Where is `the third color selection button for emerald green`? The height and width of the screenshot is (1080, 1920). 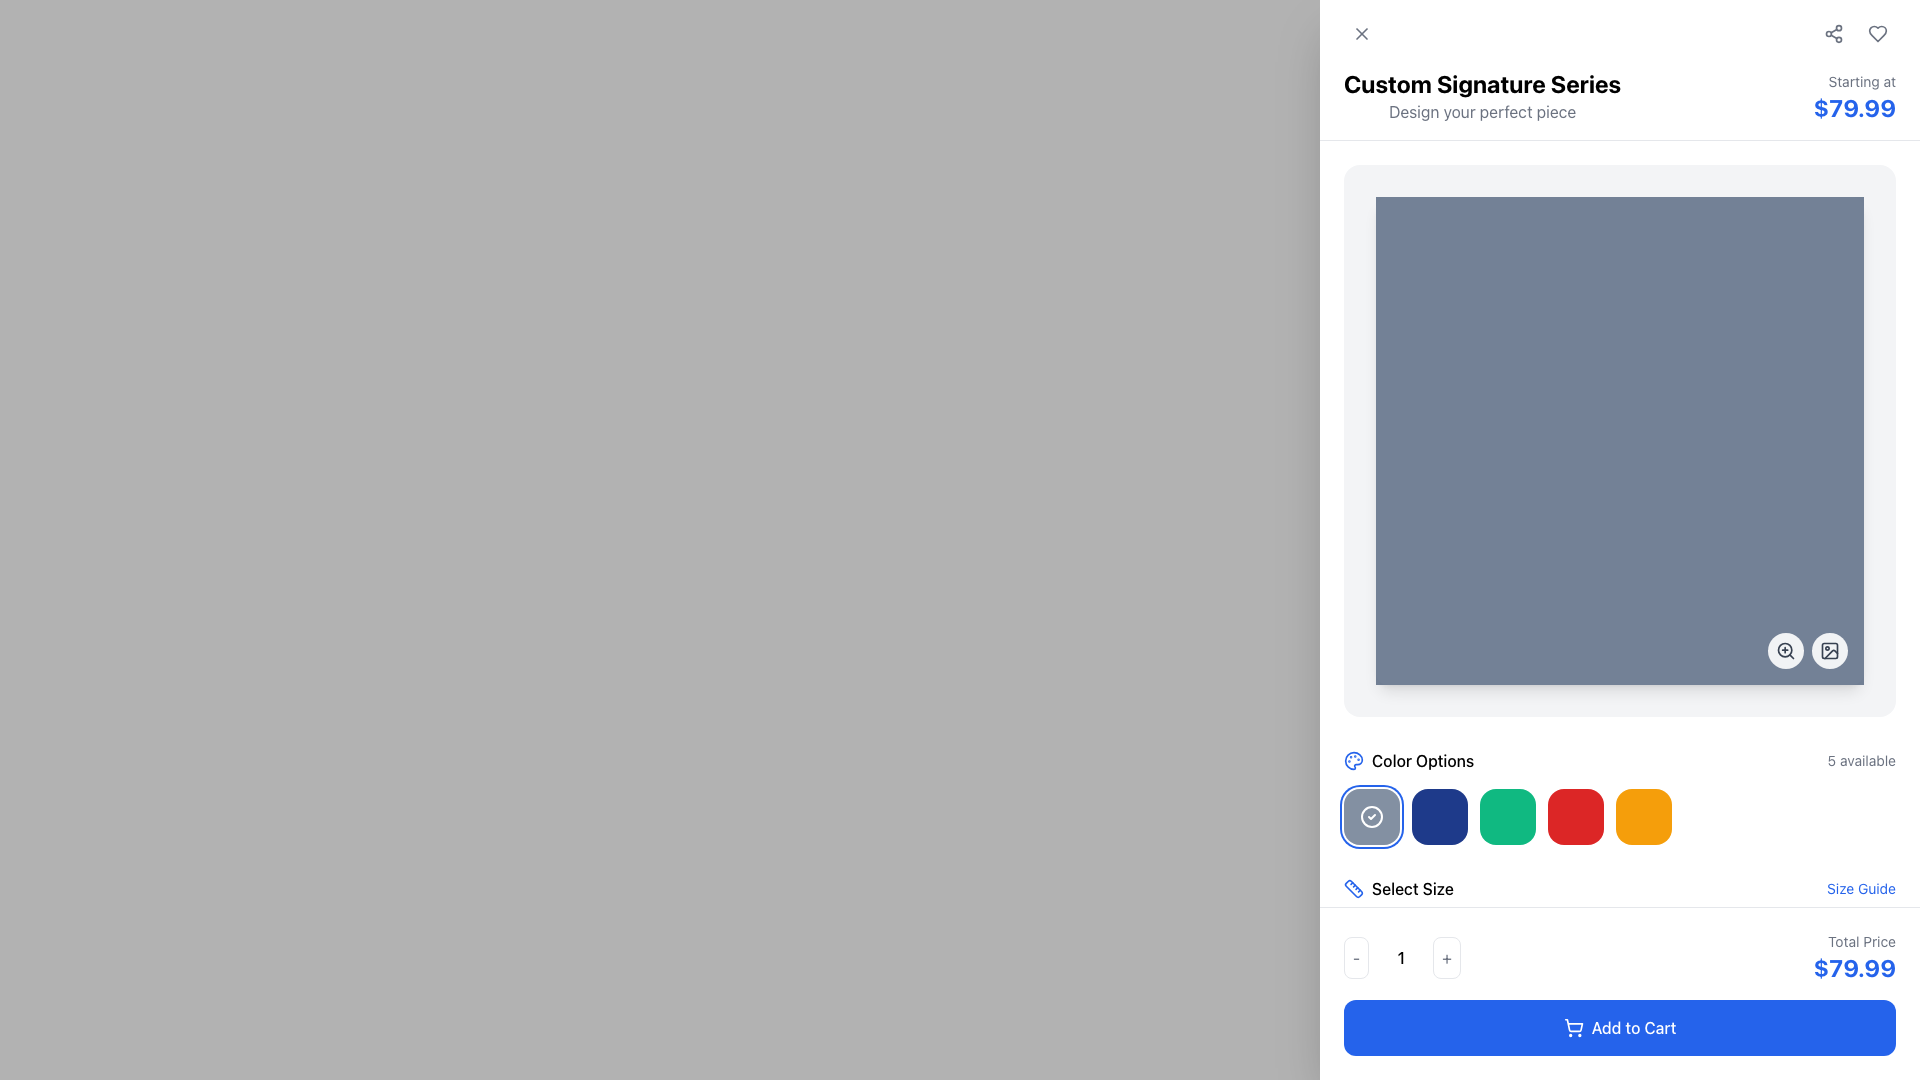 the third color selection button for emerald green is located at coordinates (1507, 817).